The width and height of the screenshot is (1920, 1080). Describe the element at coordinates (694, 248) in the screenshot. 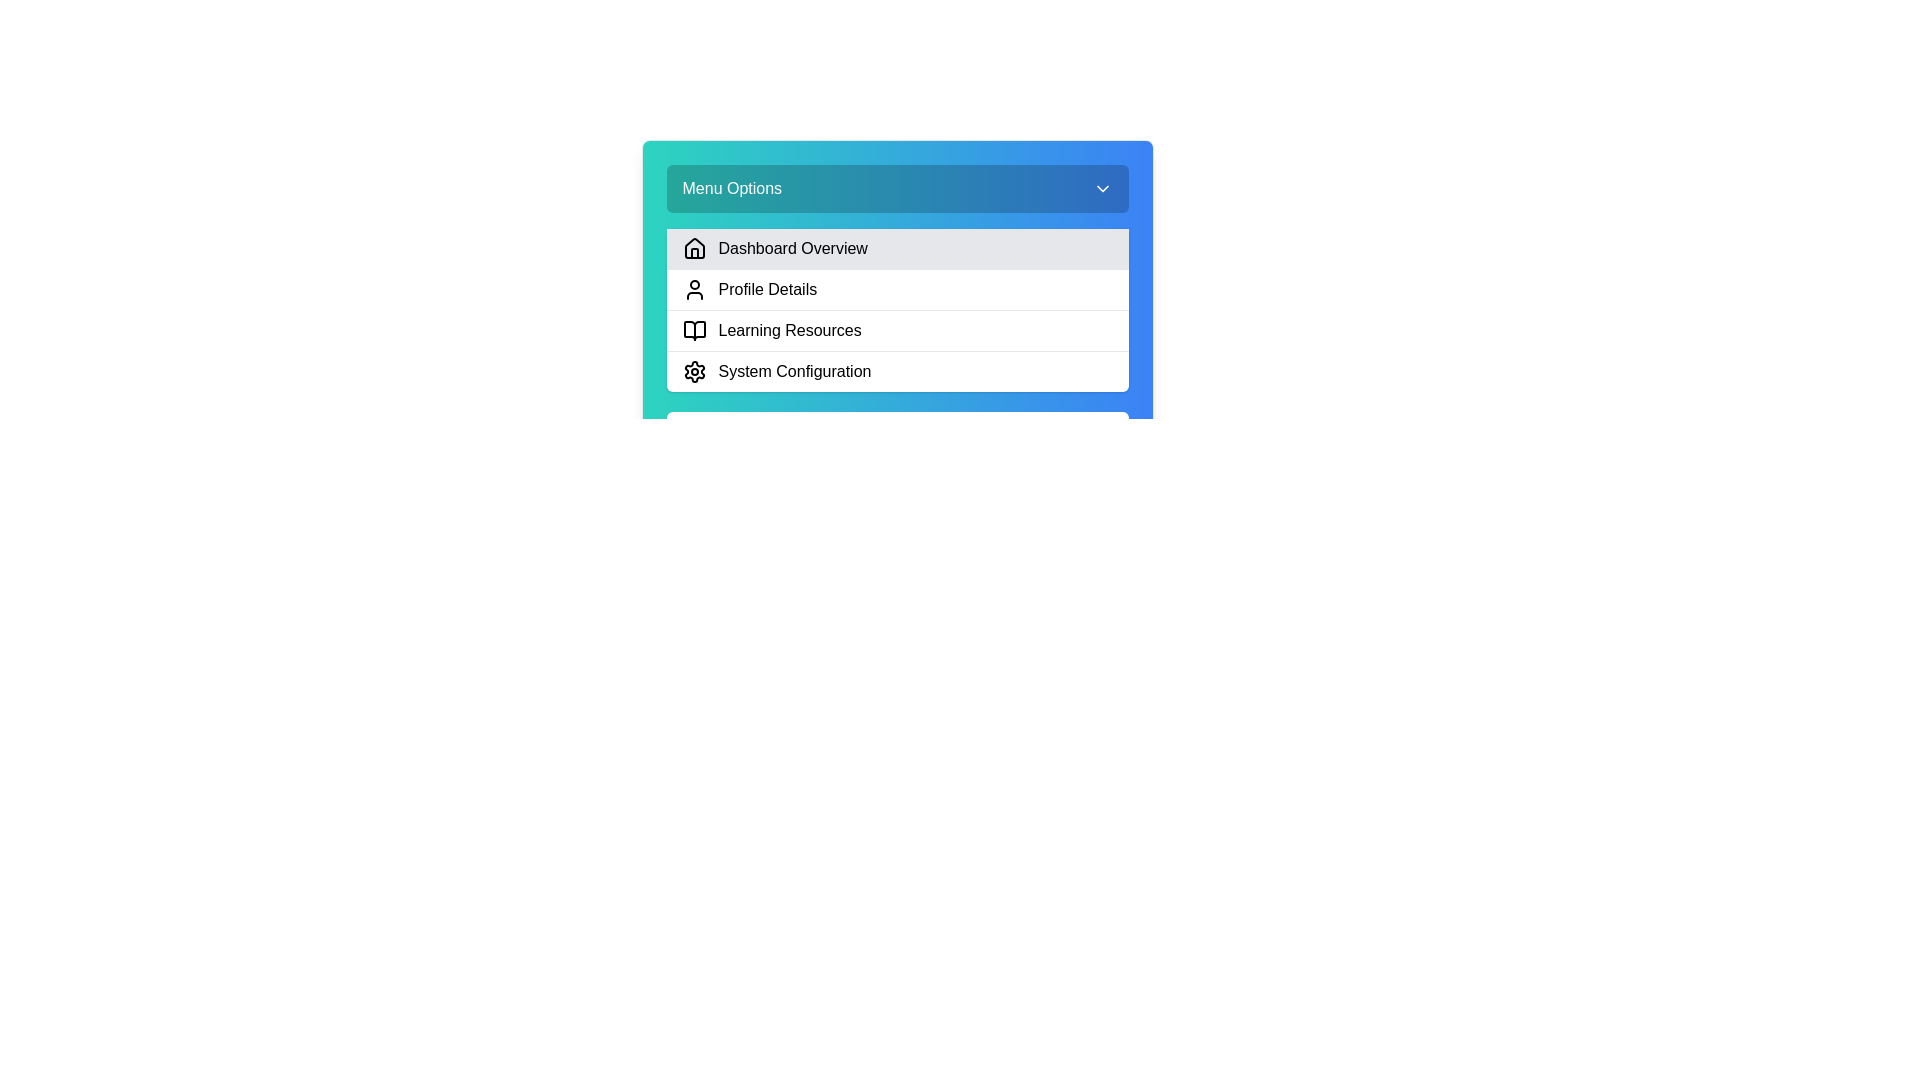

I see `the 'Dashboard Overview' menu icon, which is located in the leftmost position of the first row of the vertical menu list, adjacent to the text 'Dashboard Overview'` at that location.